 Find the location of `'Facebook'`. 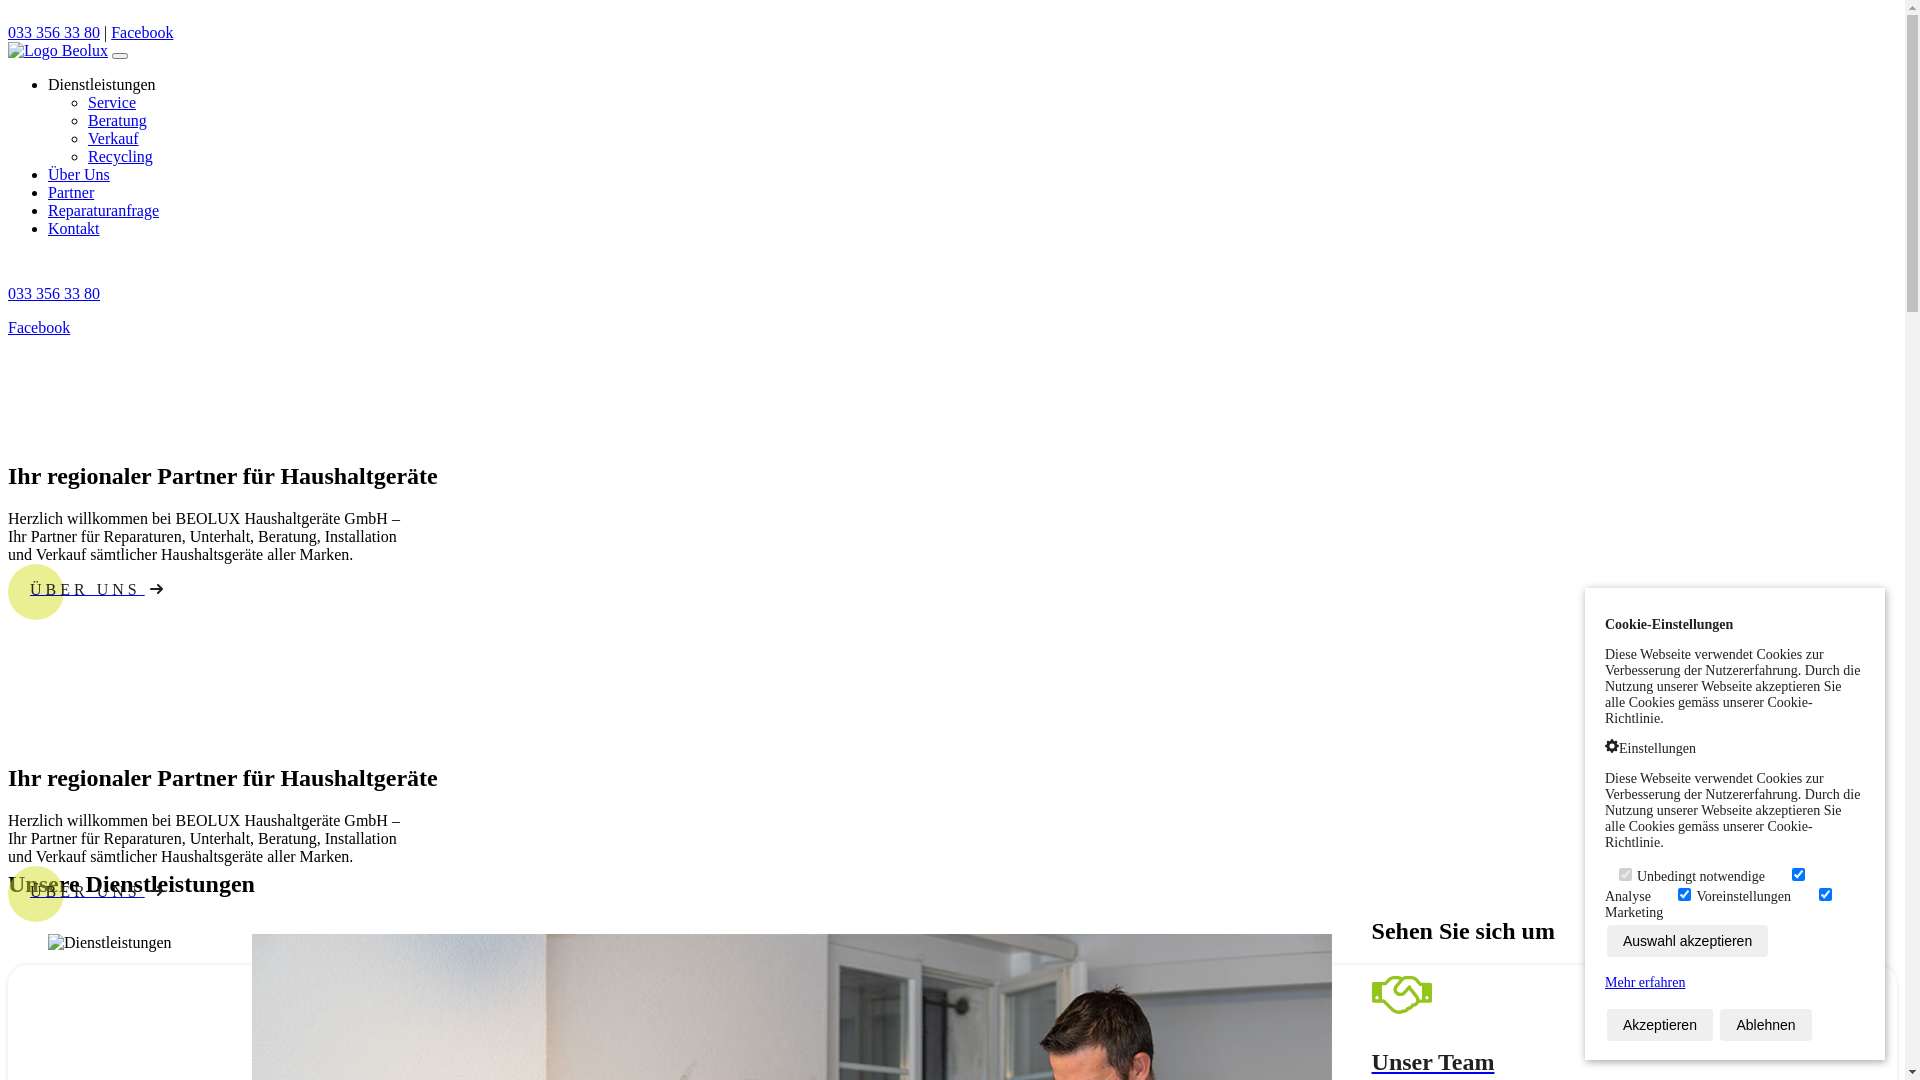

'Facebook' is located at coordinates (38, 326).